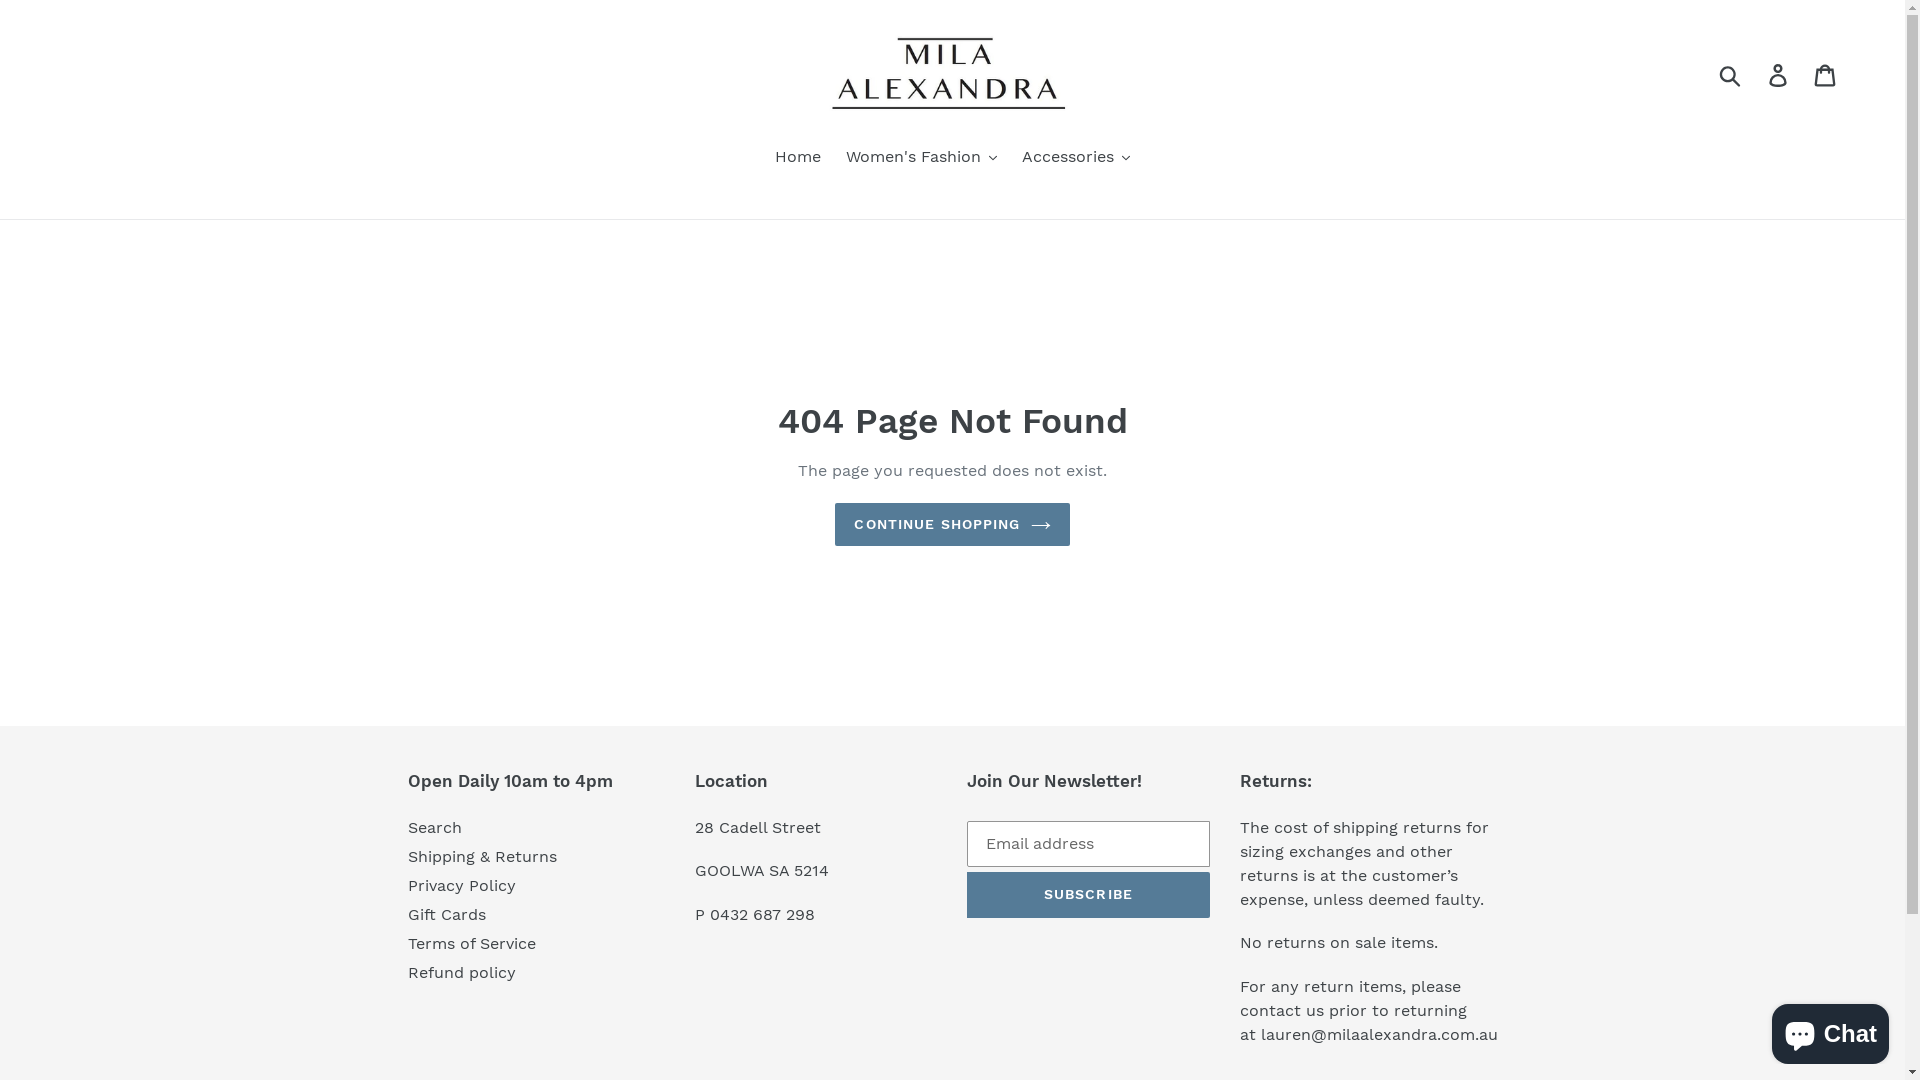  I want to click on 'Log in', so click(1755, 74).